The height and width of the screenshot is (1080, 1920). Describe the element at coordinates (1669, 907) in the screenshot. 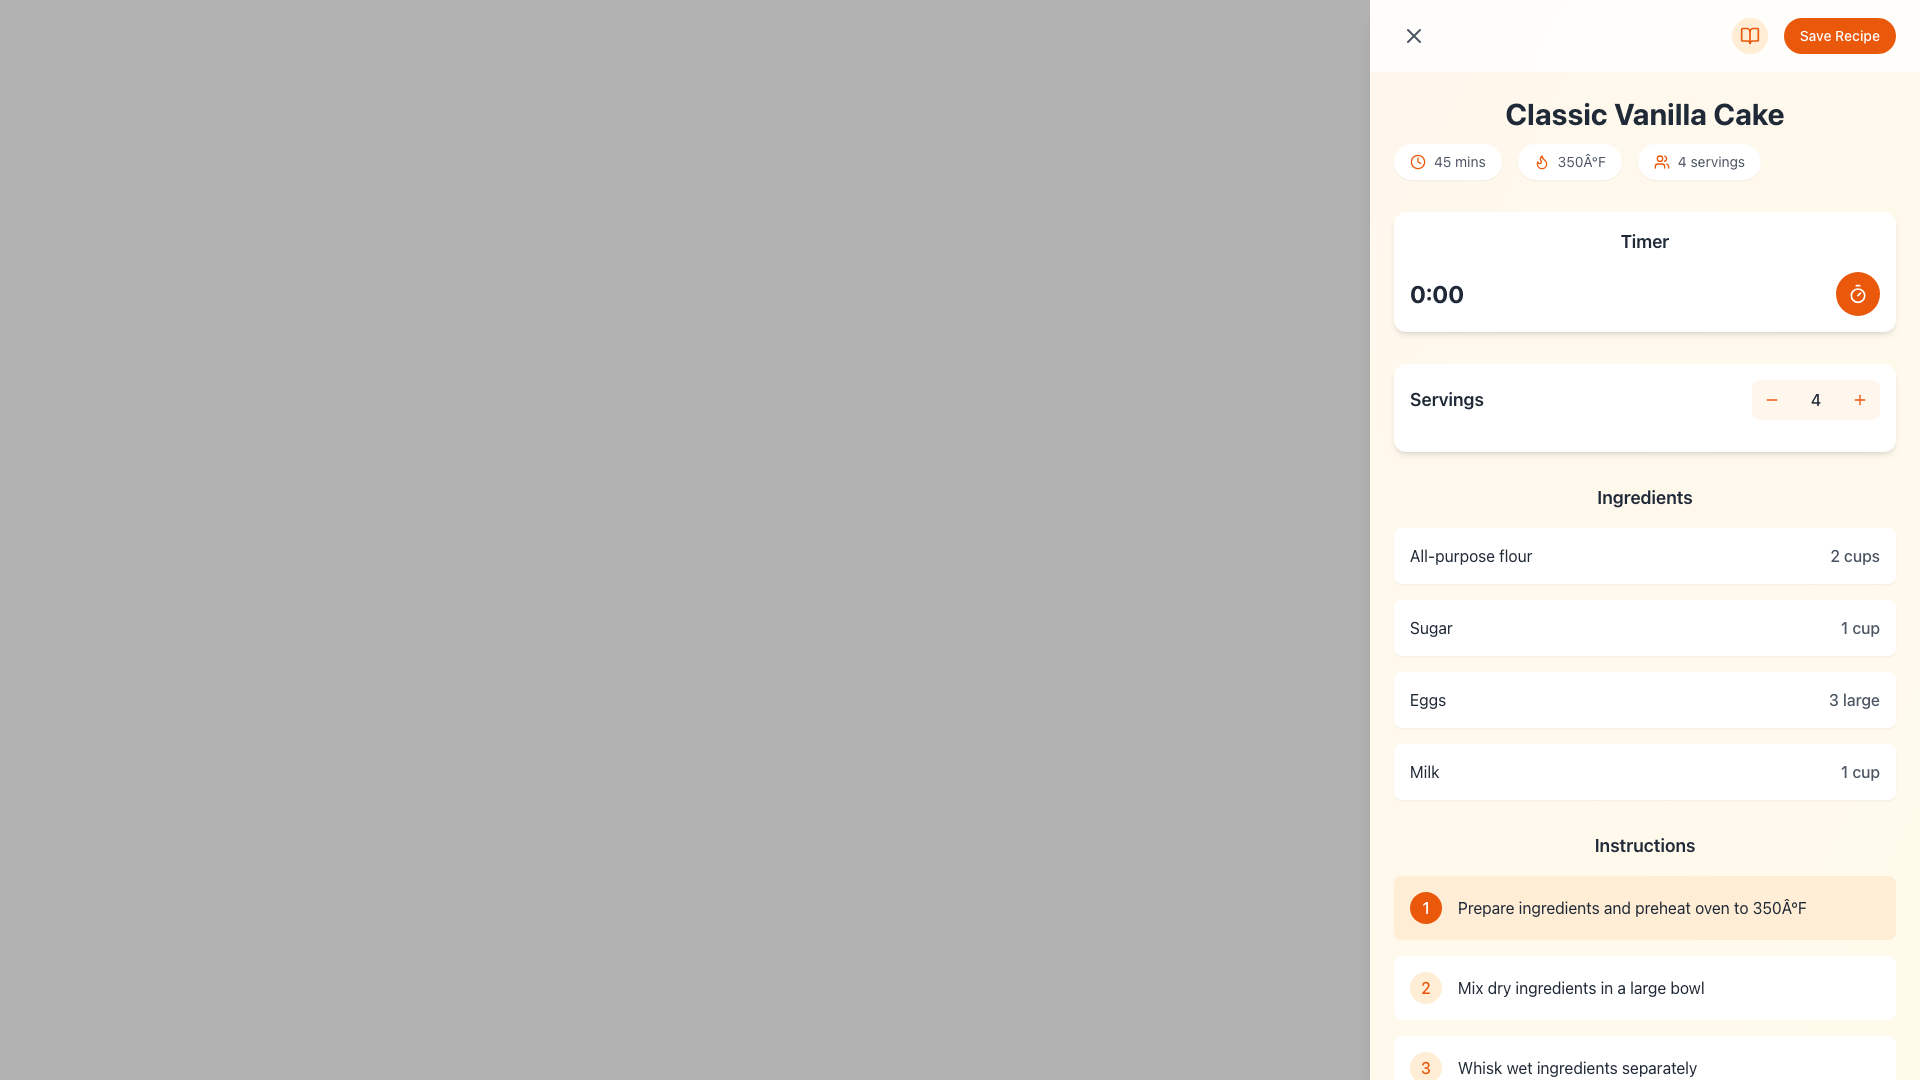

I see `the Text component stating 'Prepare ingredients and preheat oven to 350°F', which is positioned under the 'Instructions' section and adjacent to an orange circular icon with the number '1'` at that location.